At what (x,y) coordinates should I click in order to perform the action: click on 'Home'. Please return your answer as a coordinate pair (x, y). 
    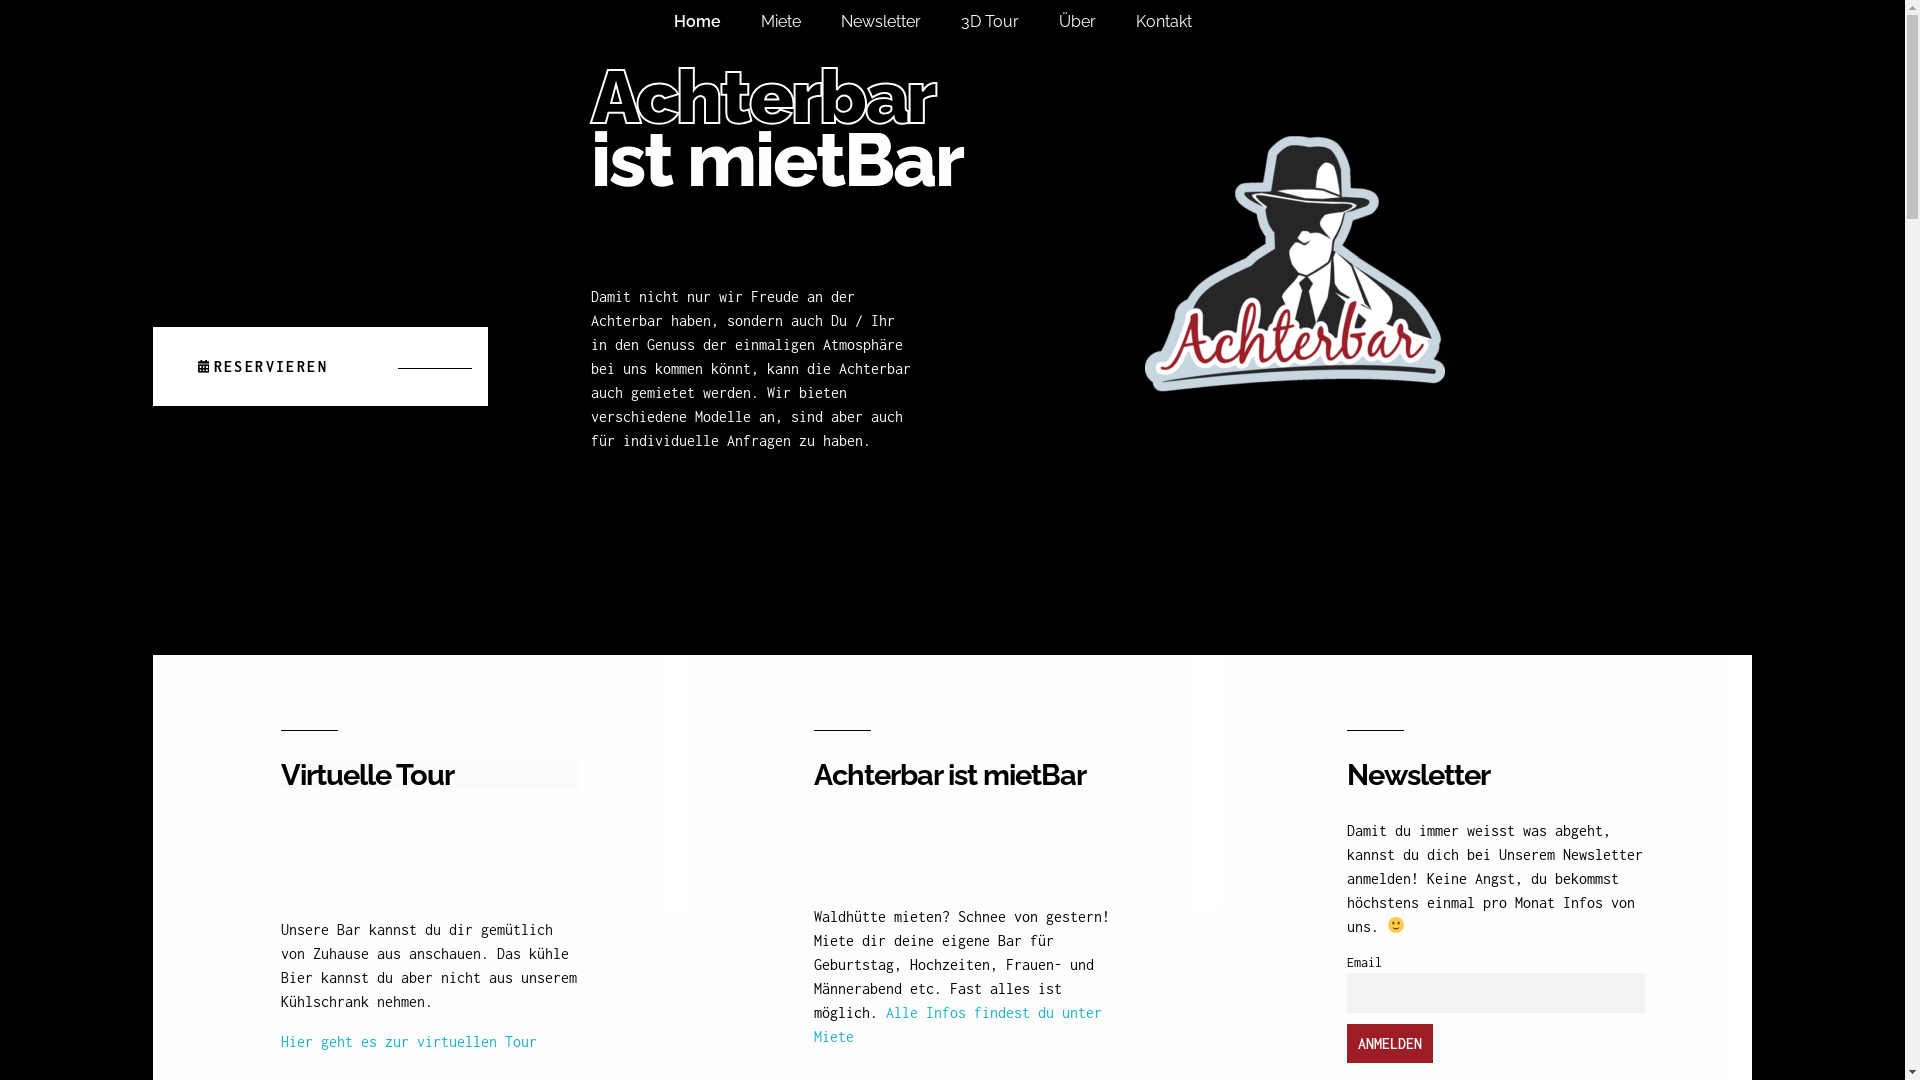
    Looking at the image, I should click on (717, 22).